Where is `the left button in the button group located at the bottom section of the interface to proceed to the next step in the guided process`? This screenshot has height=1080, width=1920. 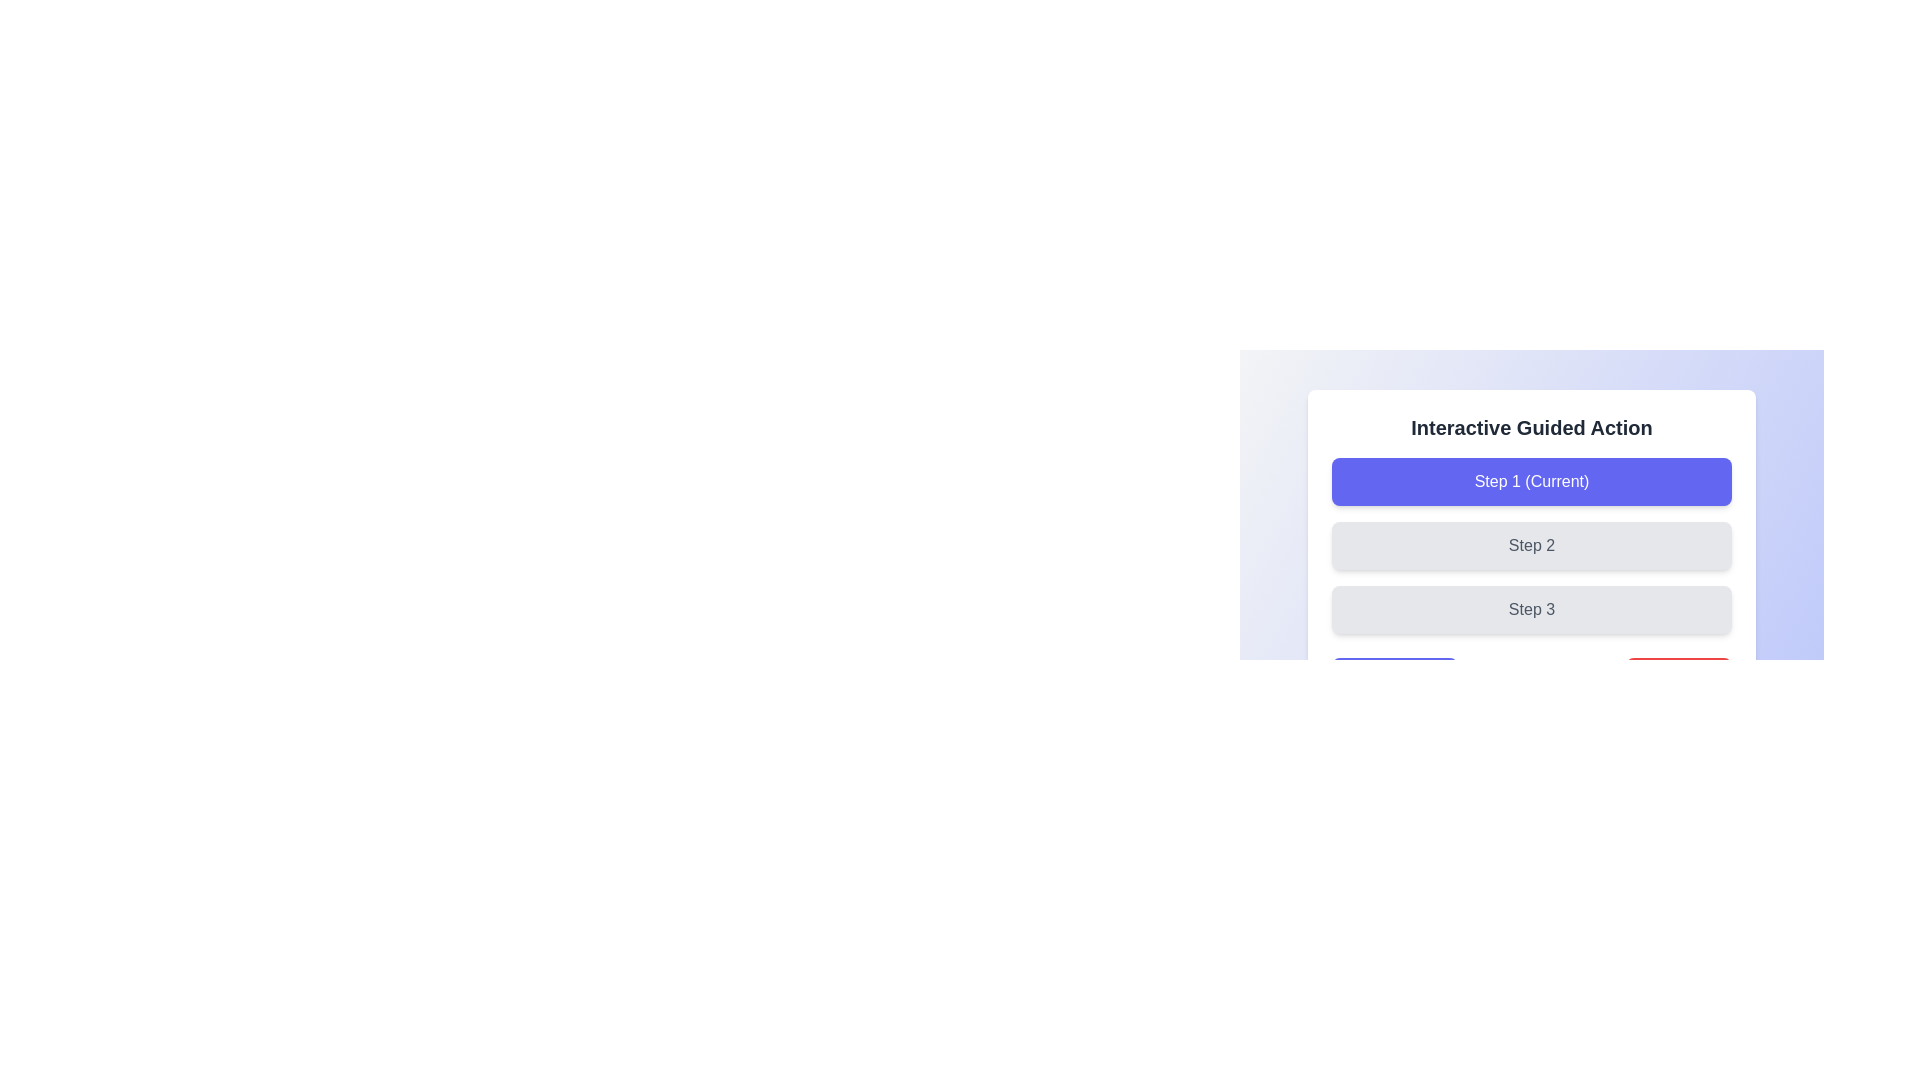 the left button in the button group located at the bottom section of the interface to proceed to the next step in the guided process is located at coordinates (1394, 677).